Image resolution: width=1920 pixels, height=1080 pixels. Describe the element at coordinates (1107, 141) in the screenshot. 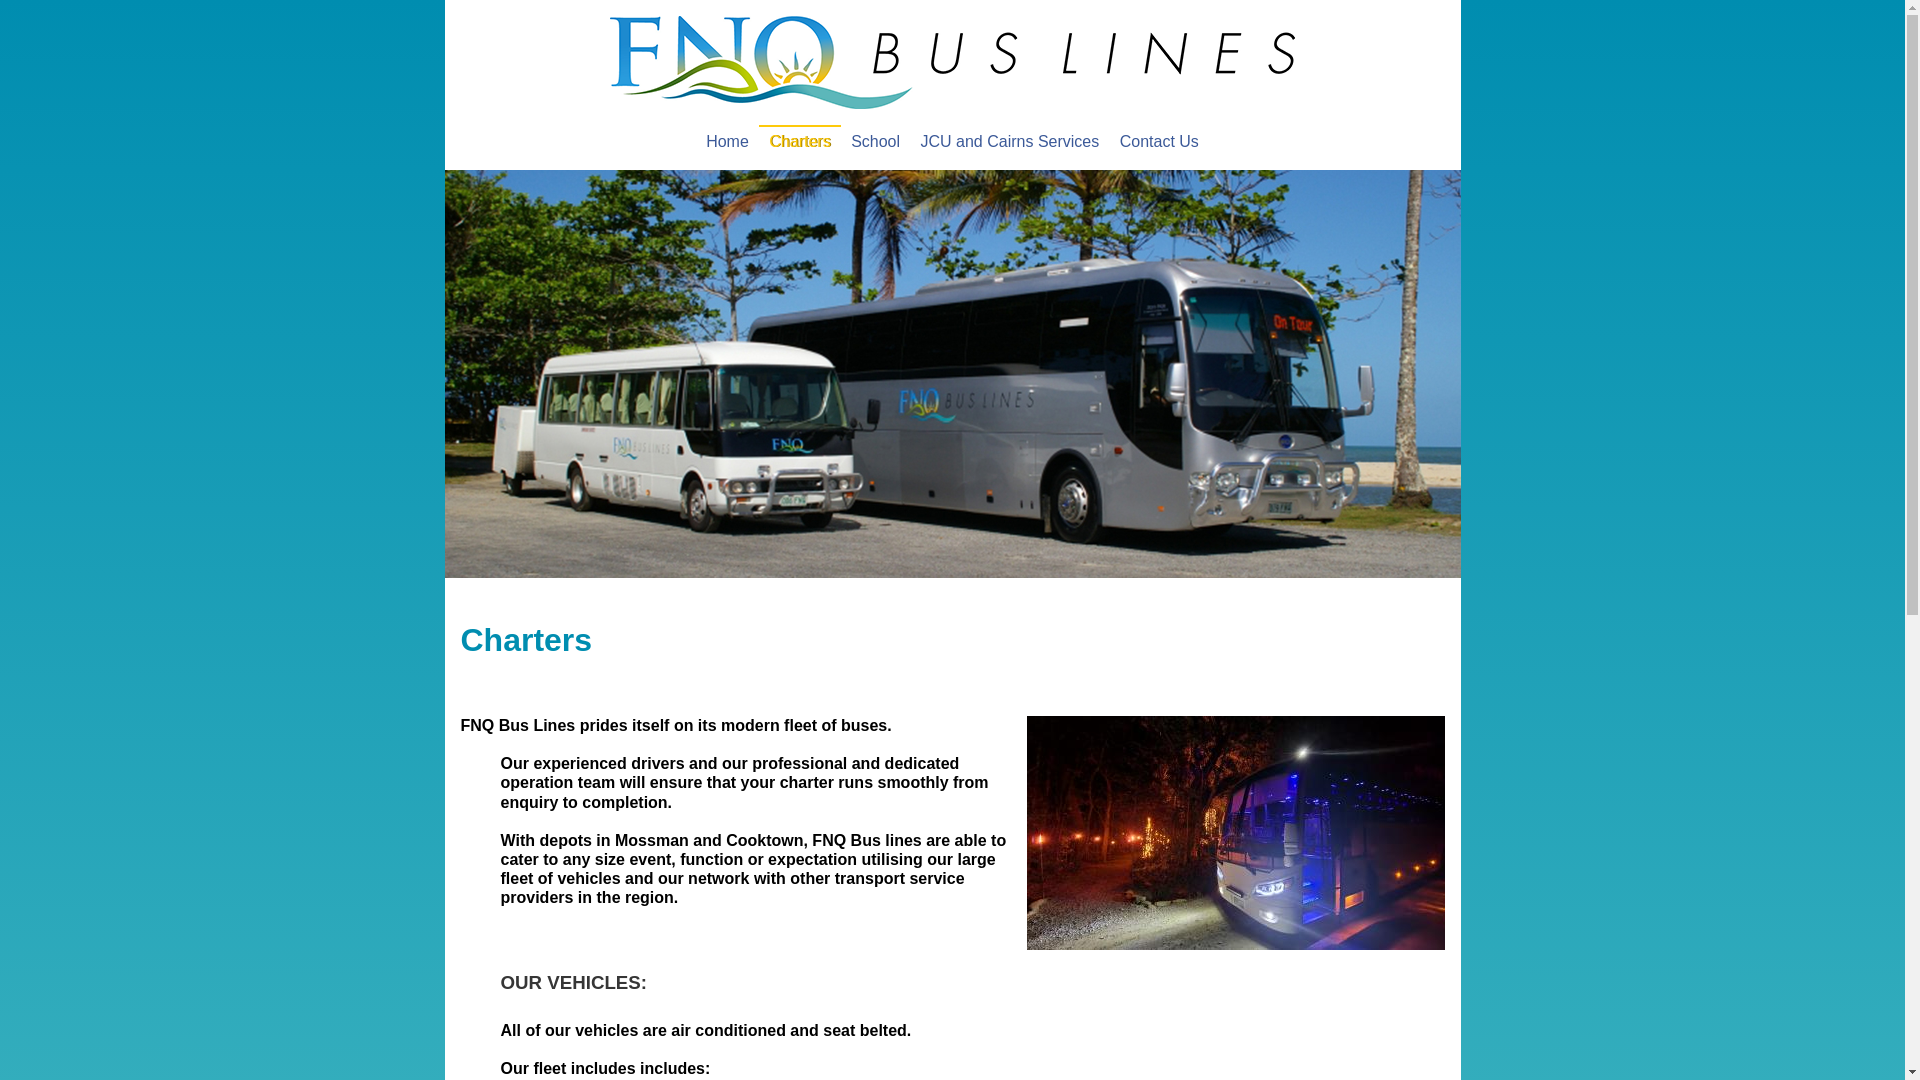

I see `'Contact Us'` at that location.